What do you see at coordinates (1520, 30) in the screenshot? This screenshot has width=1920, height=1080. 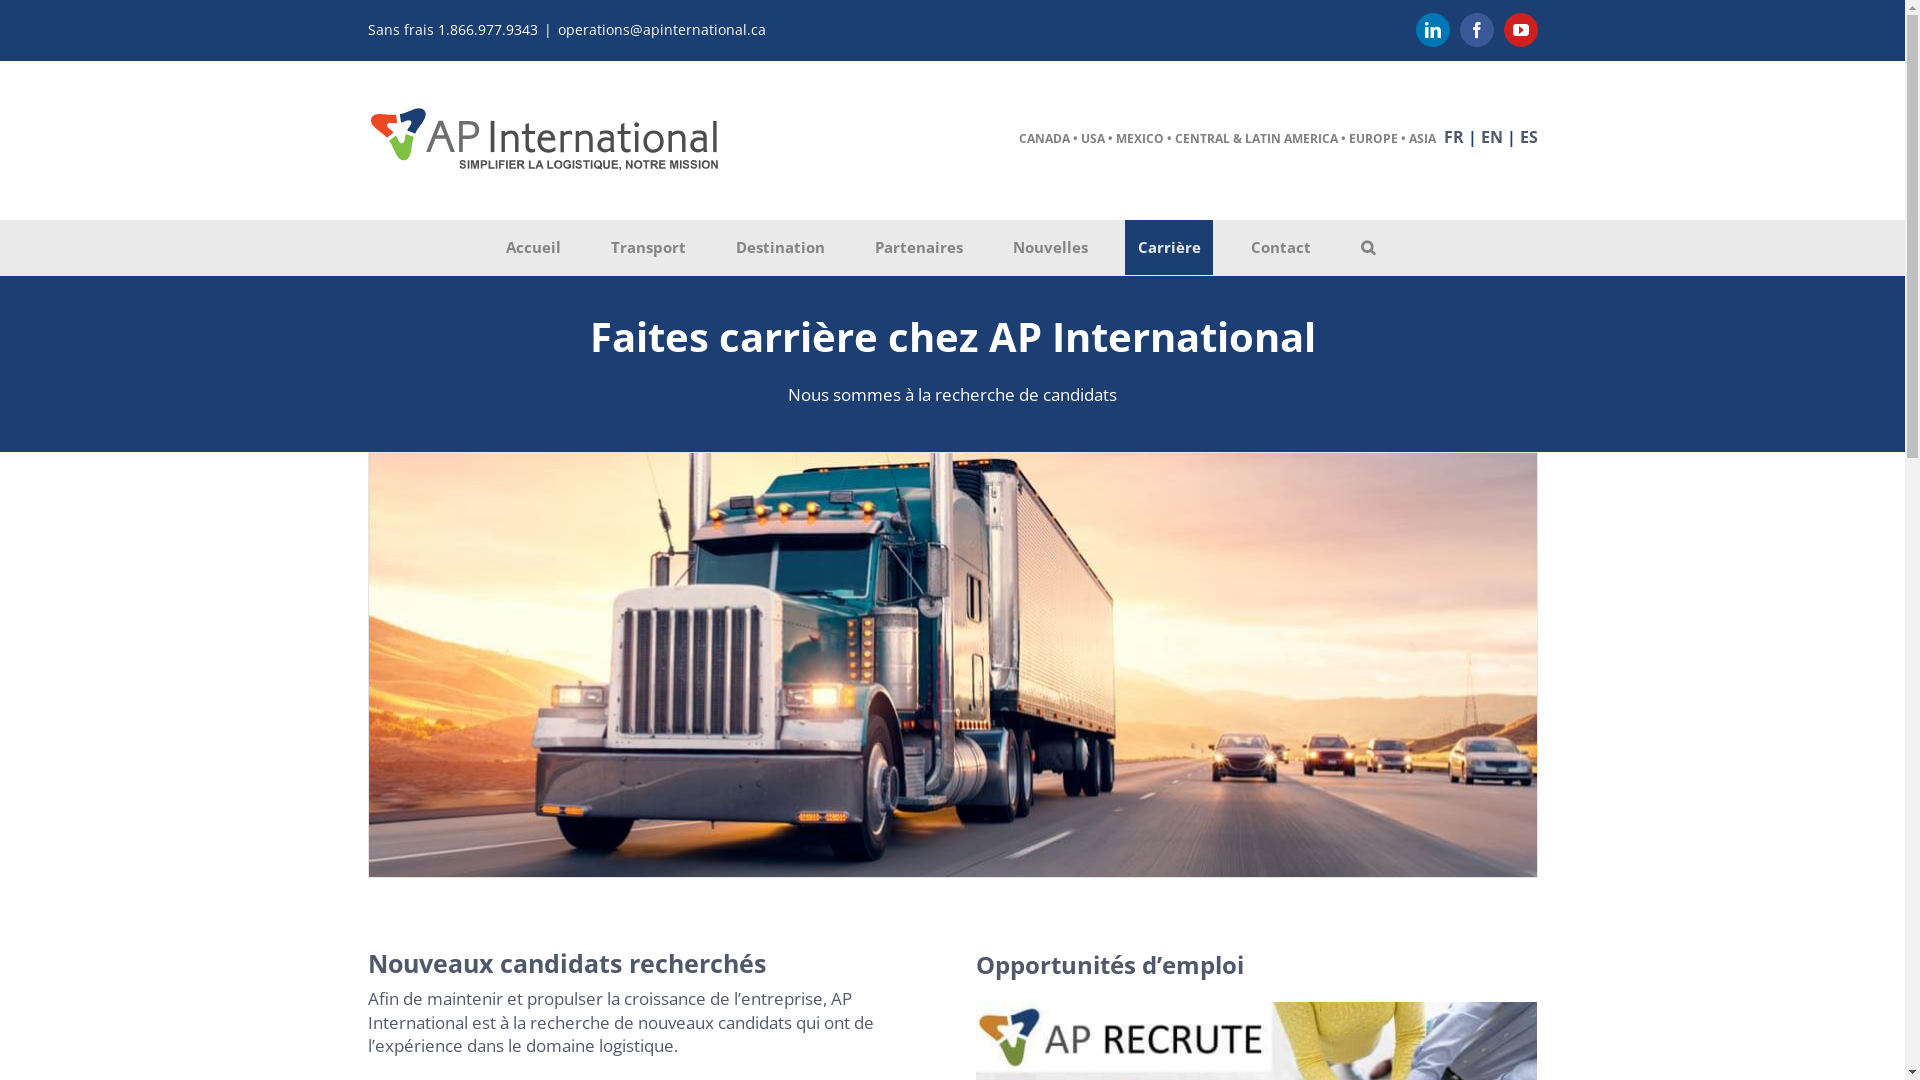 I see `'YouTube'` at bounding box center [1520, 30].